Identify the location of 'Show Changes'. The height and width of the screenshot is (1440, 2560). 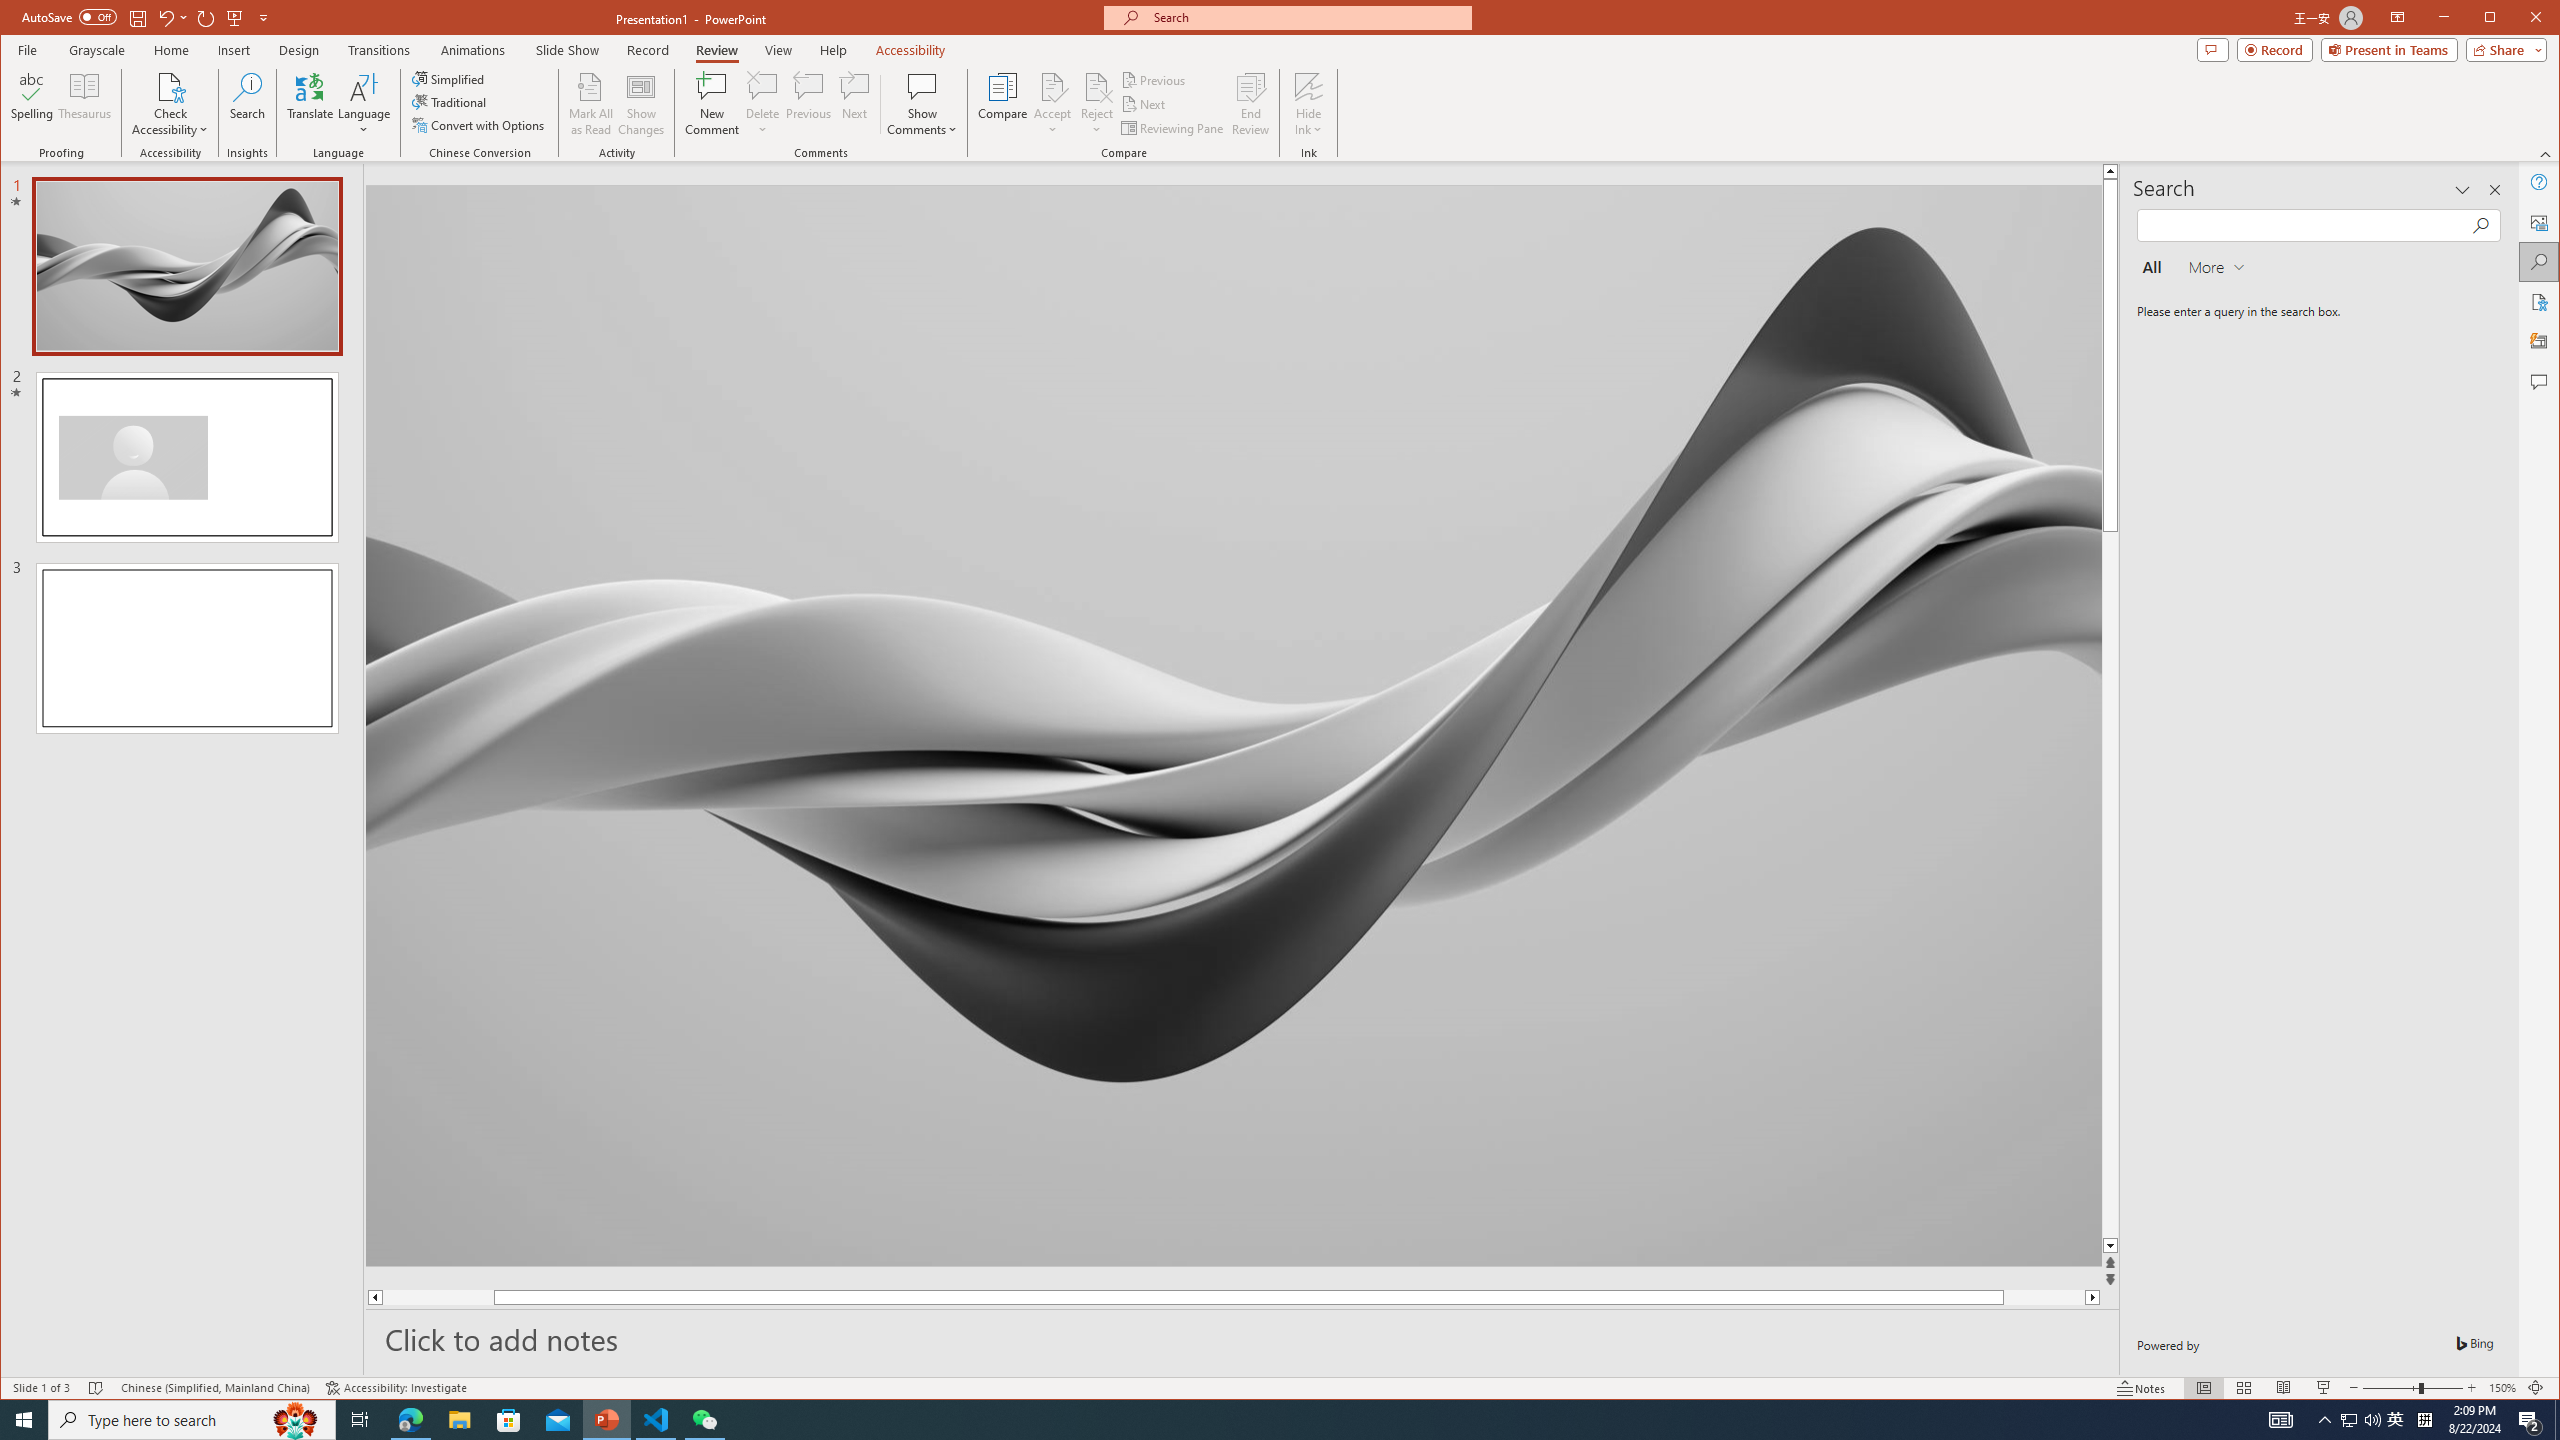
(641, 103).